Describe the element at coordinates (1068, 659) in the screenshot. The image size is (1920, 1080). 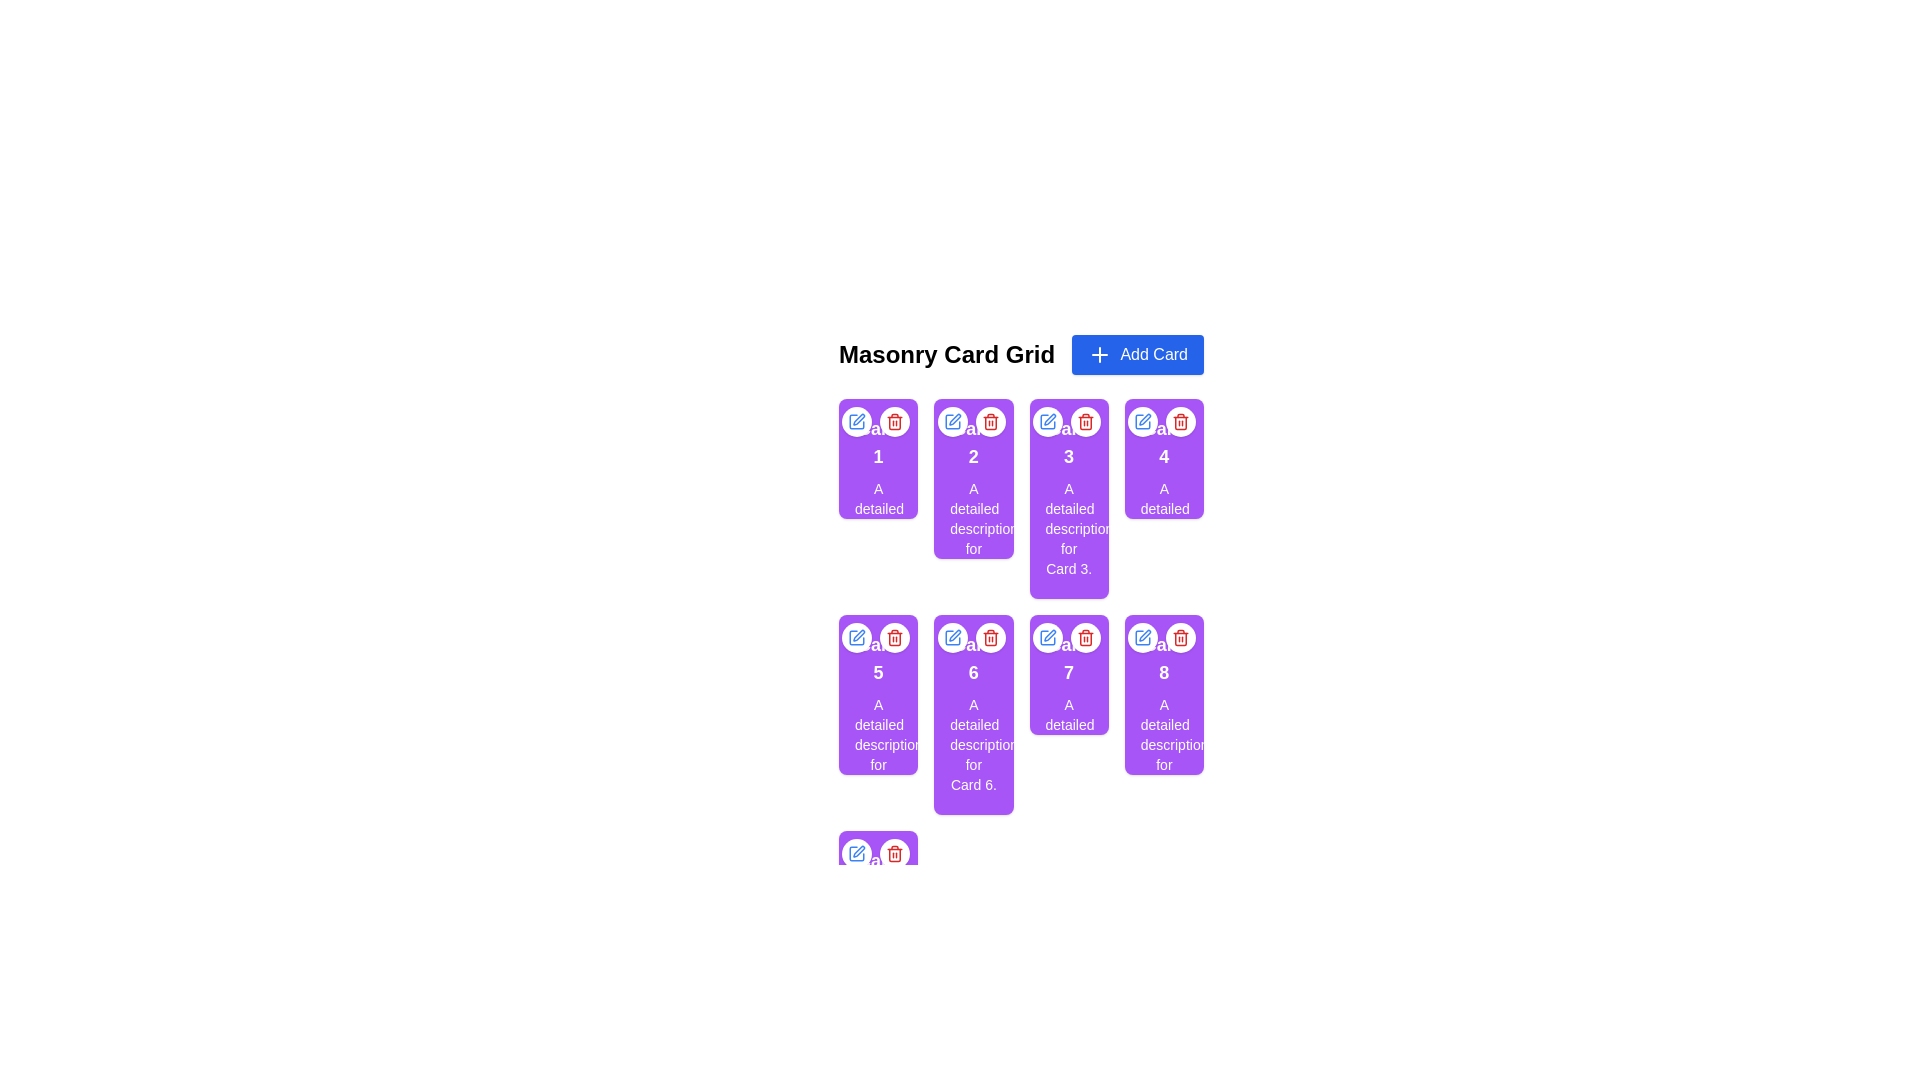
I see `the text label of 'Card 7', which is the title of the seventh card located in the second row and third column of the grid layout` at that location.